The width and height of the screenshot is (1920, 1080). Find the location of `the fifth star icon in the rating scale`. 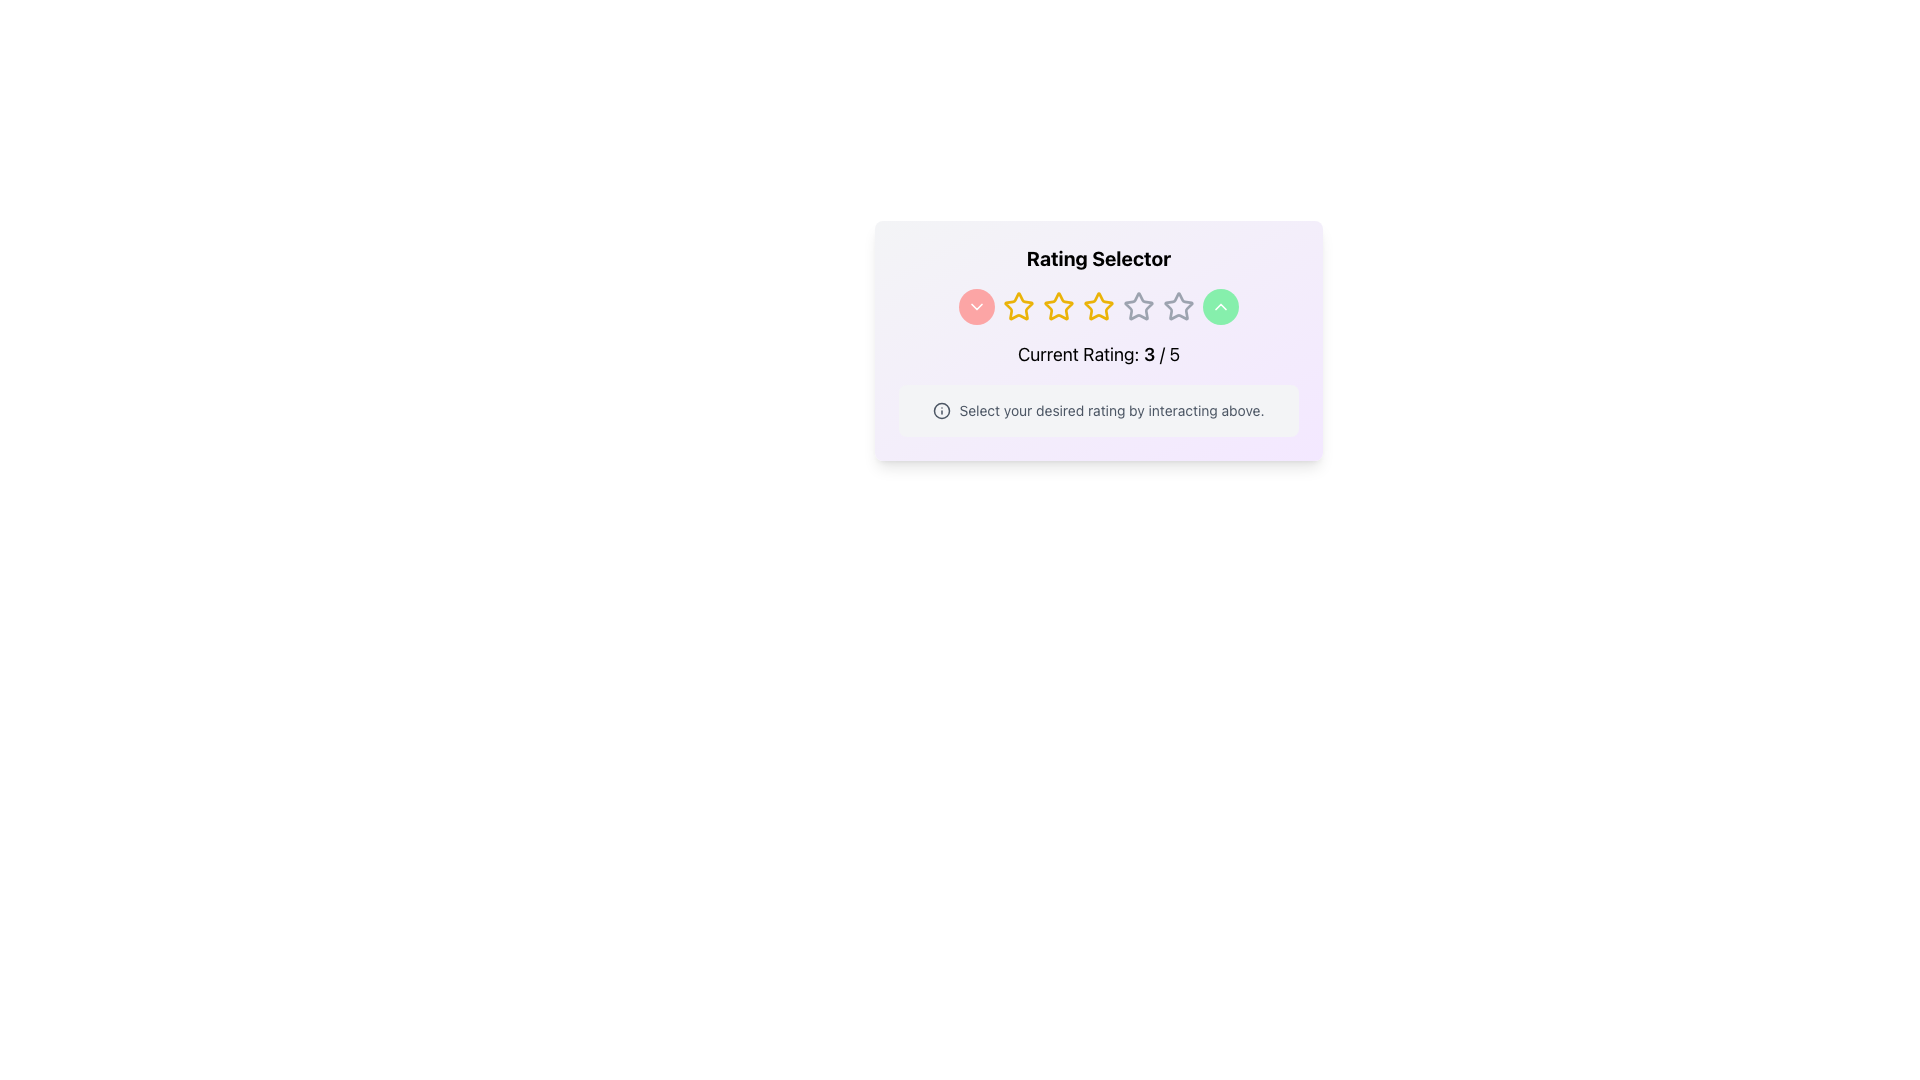

the fifth star icon in the rating scale is located at coordinates (1179, 307).